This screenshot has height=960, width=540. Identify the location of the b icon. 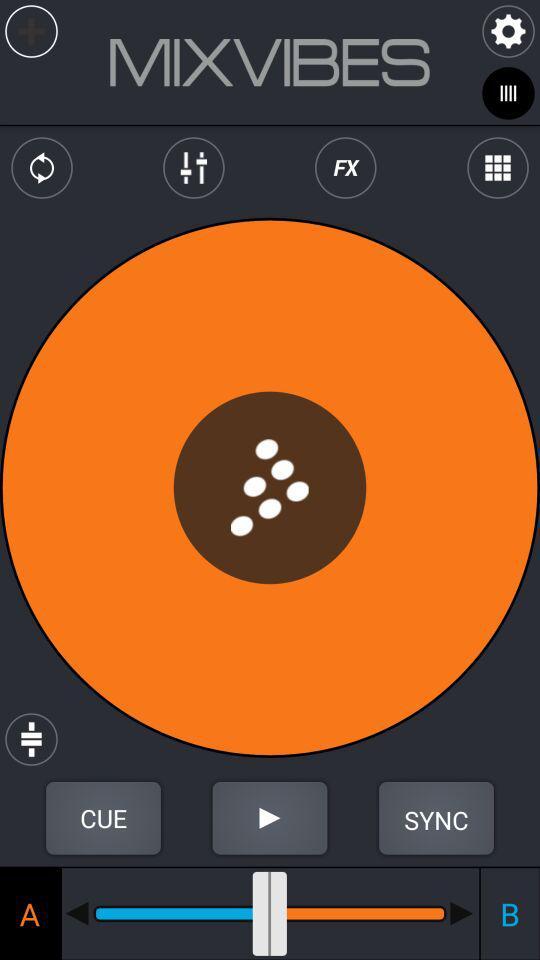
(509, 913).